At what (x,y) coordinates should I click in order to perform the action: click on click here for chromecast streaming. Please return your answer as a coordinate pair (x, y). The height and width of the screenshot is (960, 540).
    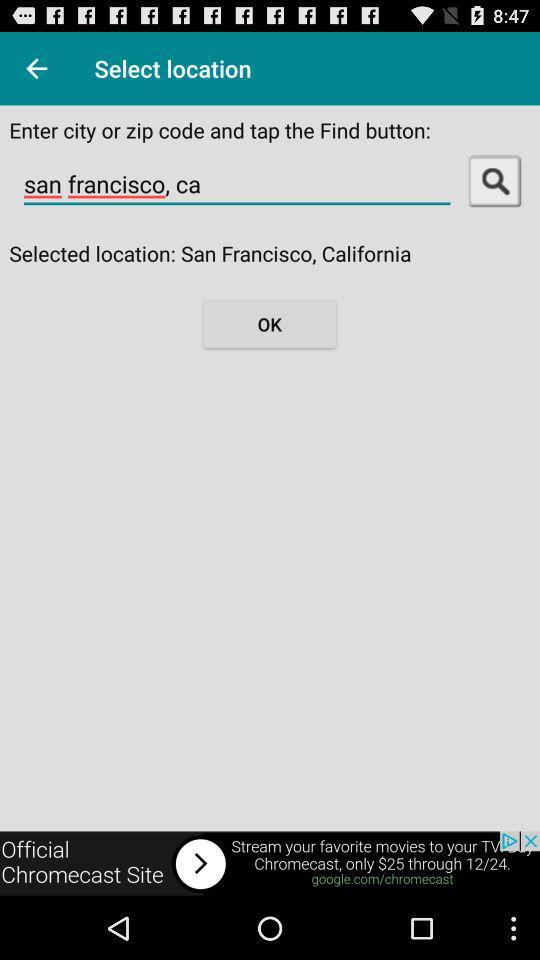
    Looking at the image, I should click on (270, 863).